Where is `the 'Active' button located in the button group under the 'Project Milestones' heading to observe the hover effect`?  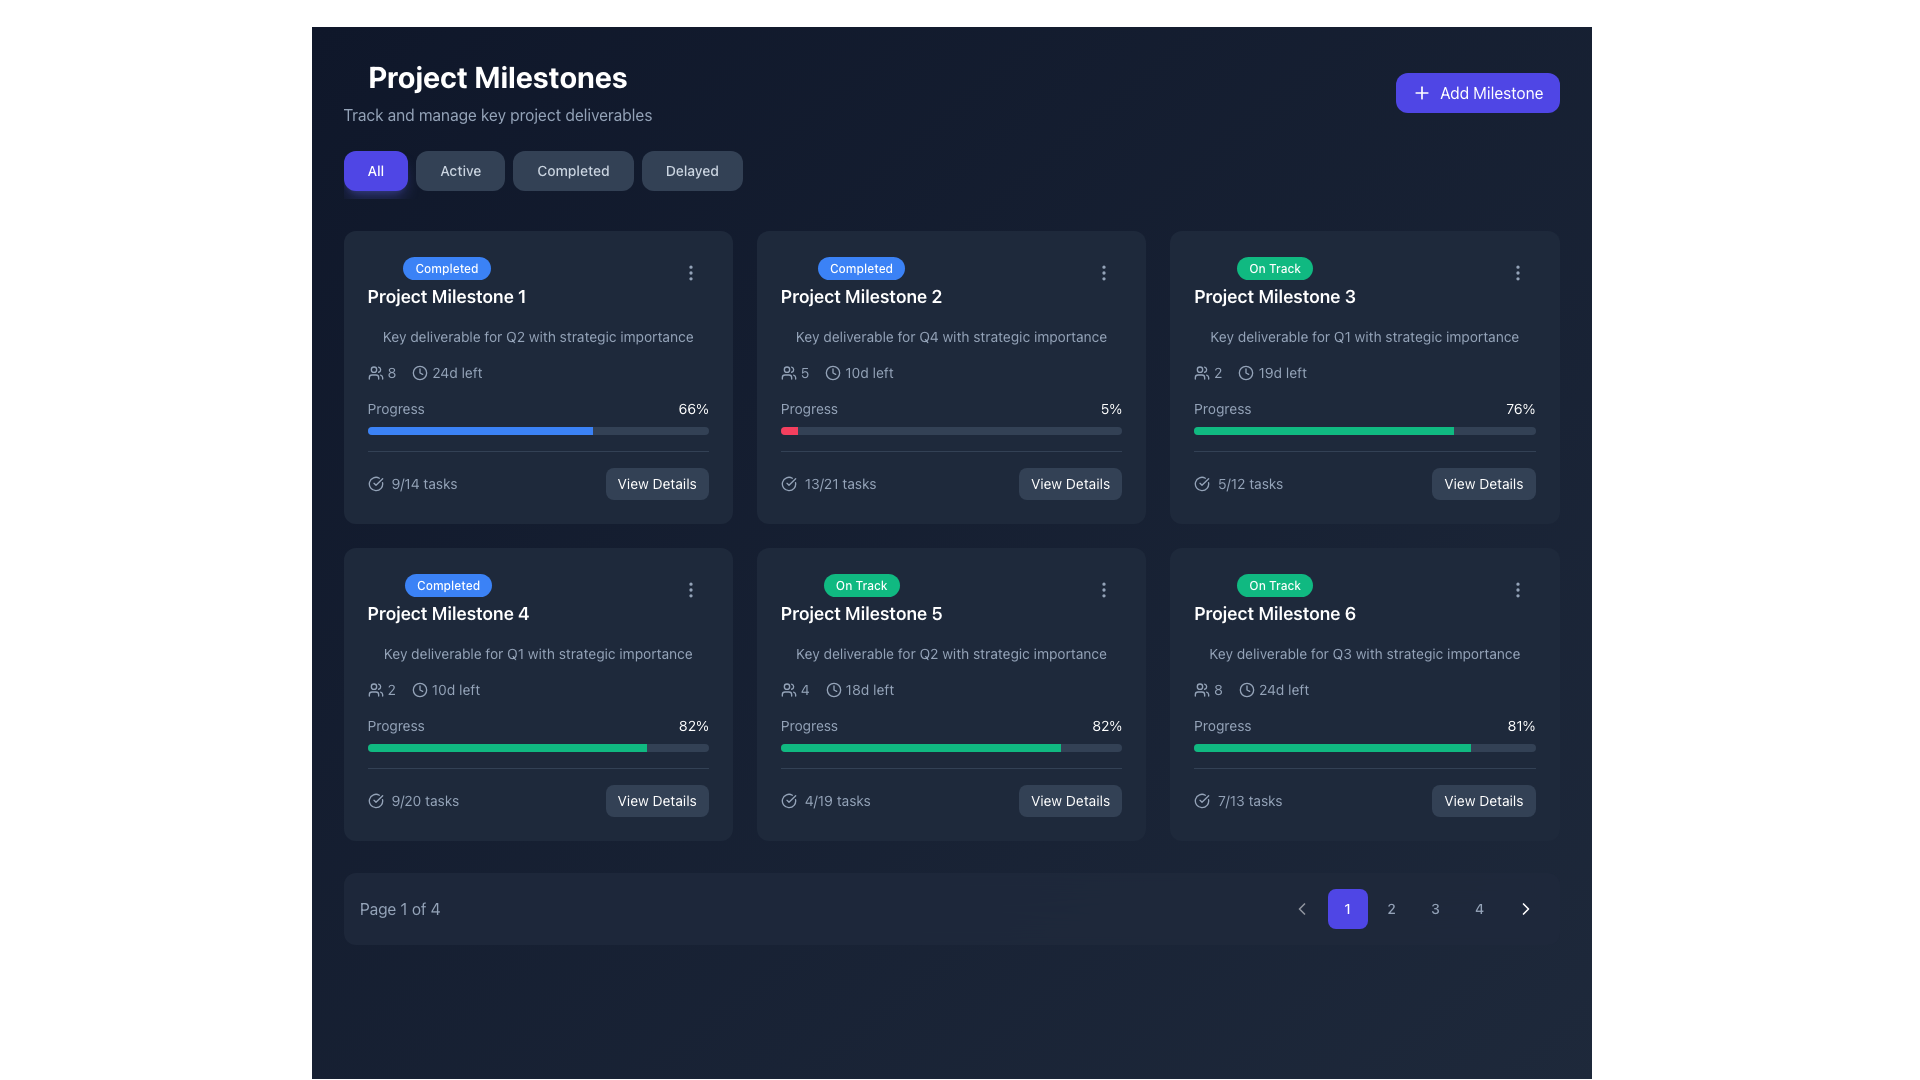 the 'Active' button located in the button group under the 'Project Milestones' heading to observe the hover effect is located at coordinates (459, 169).